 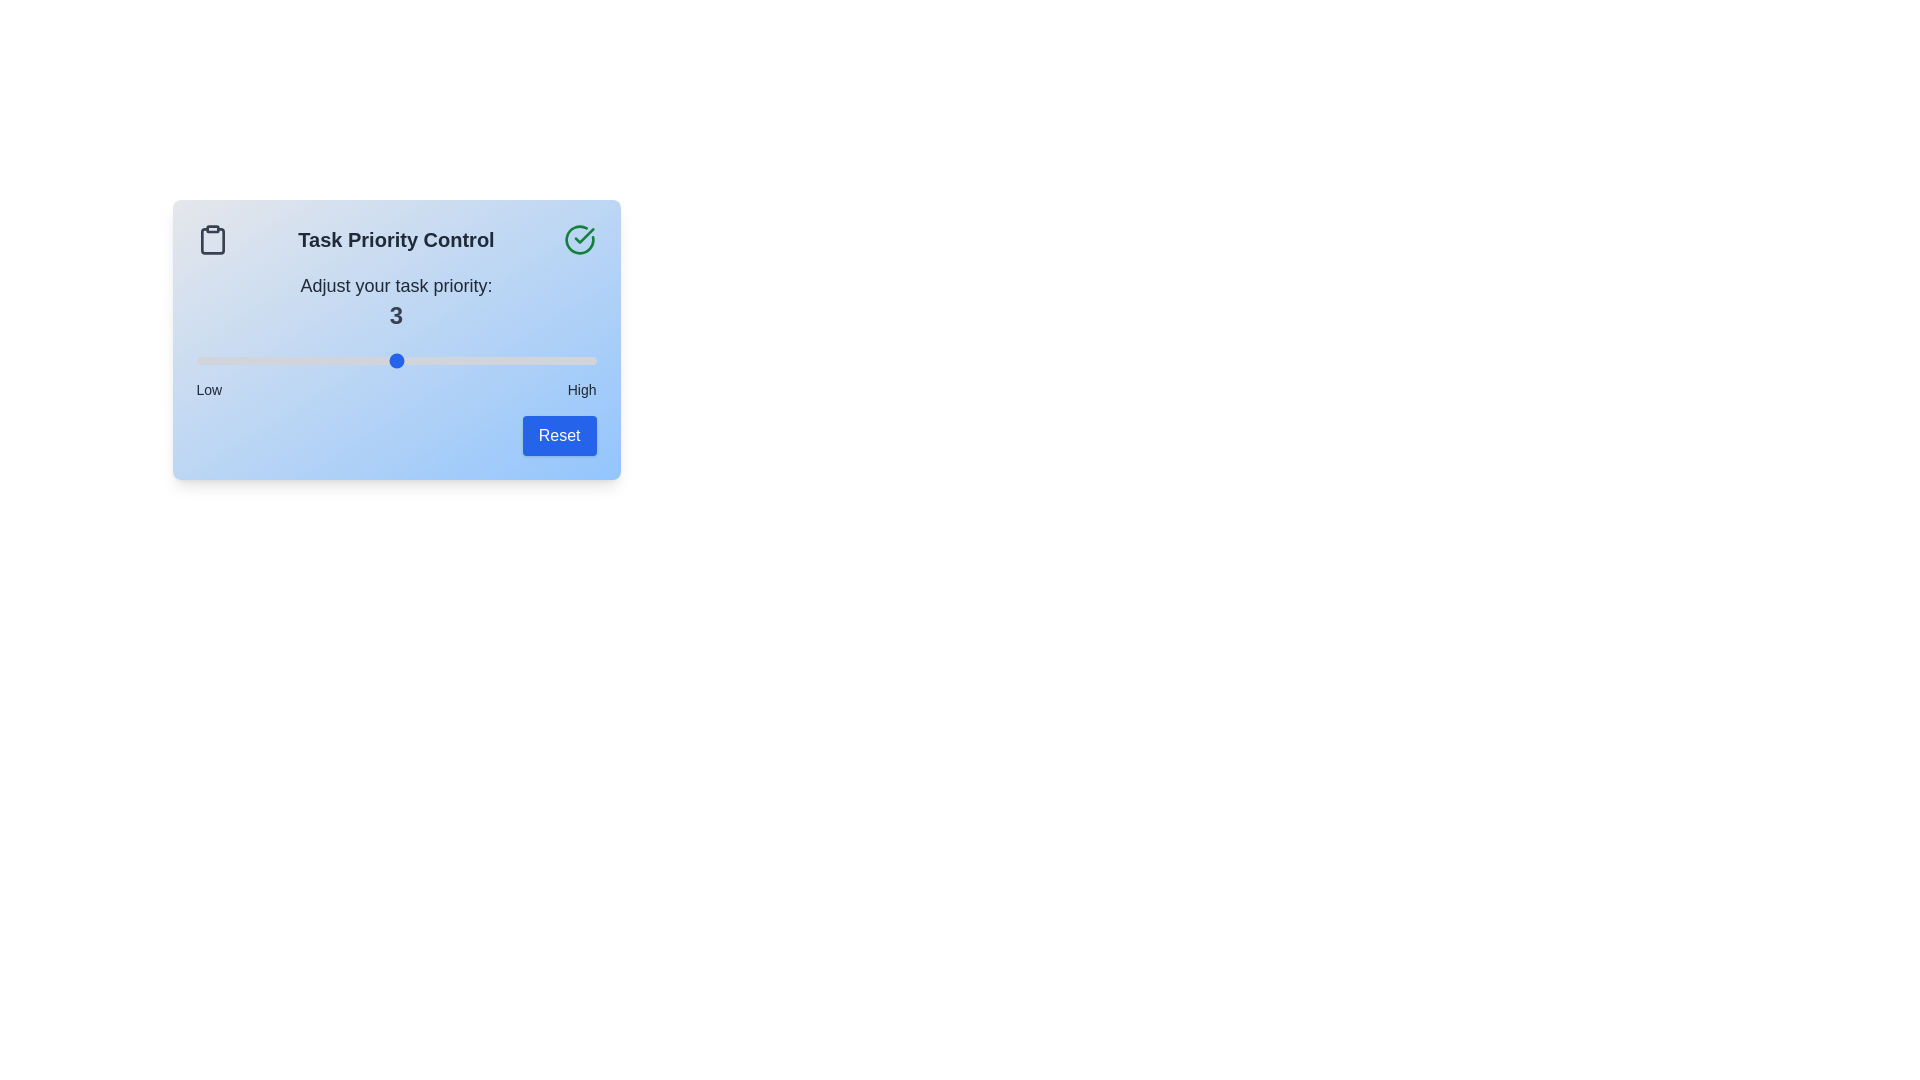 What do you see at coordinates (396, 361) in the screenshot?
I see `the priority slider to 3 within the range of 1 to 5` at bounding box center [396, 361].